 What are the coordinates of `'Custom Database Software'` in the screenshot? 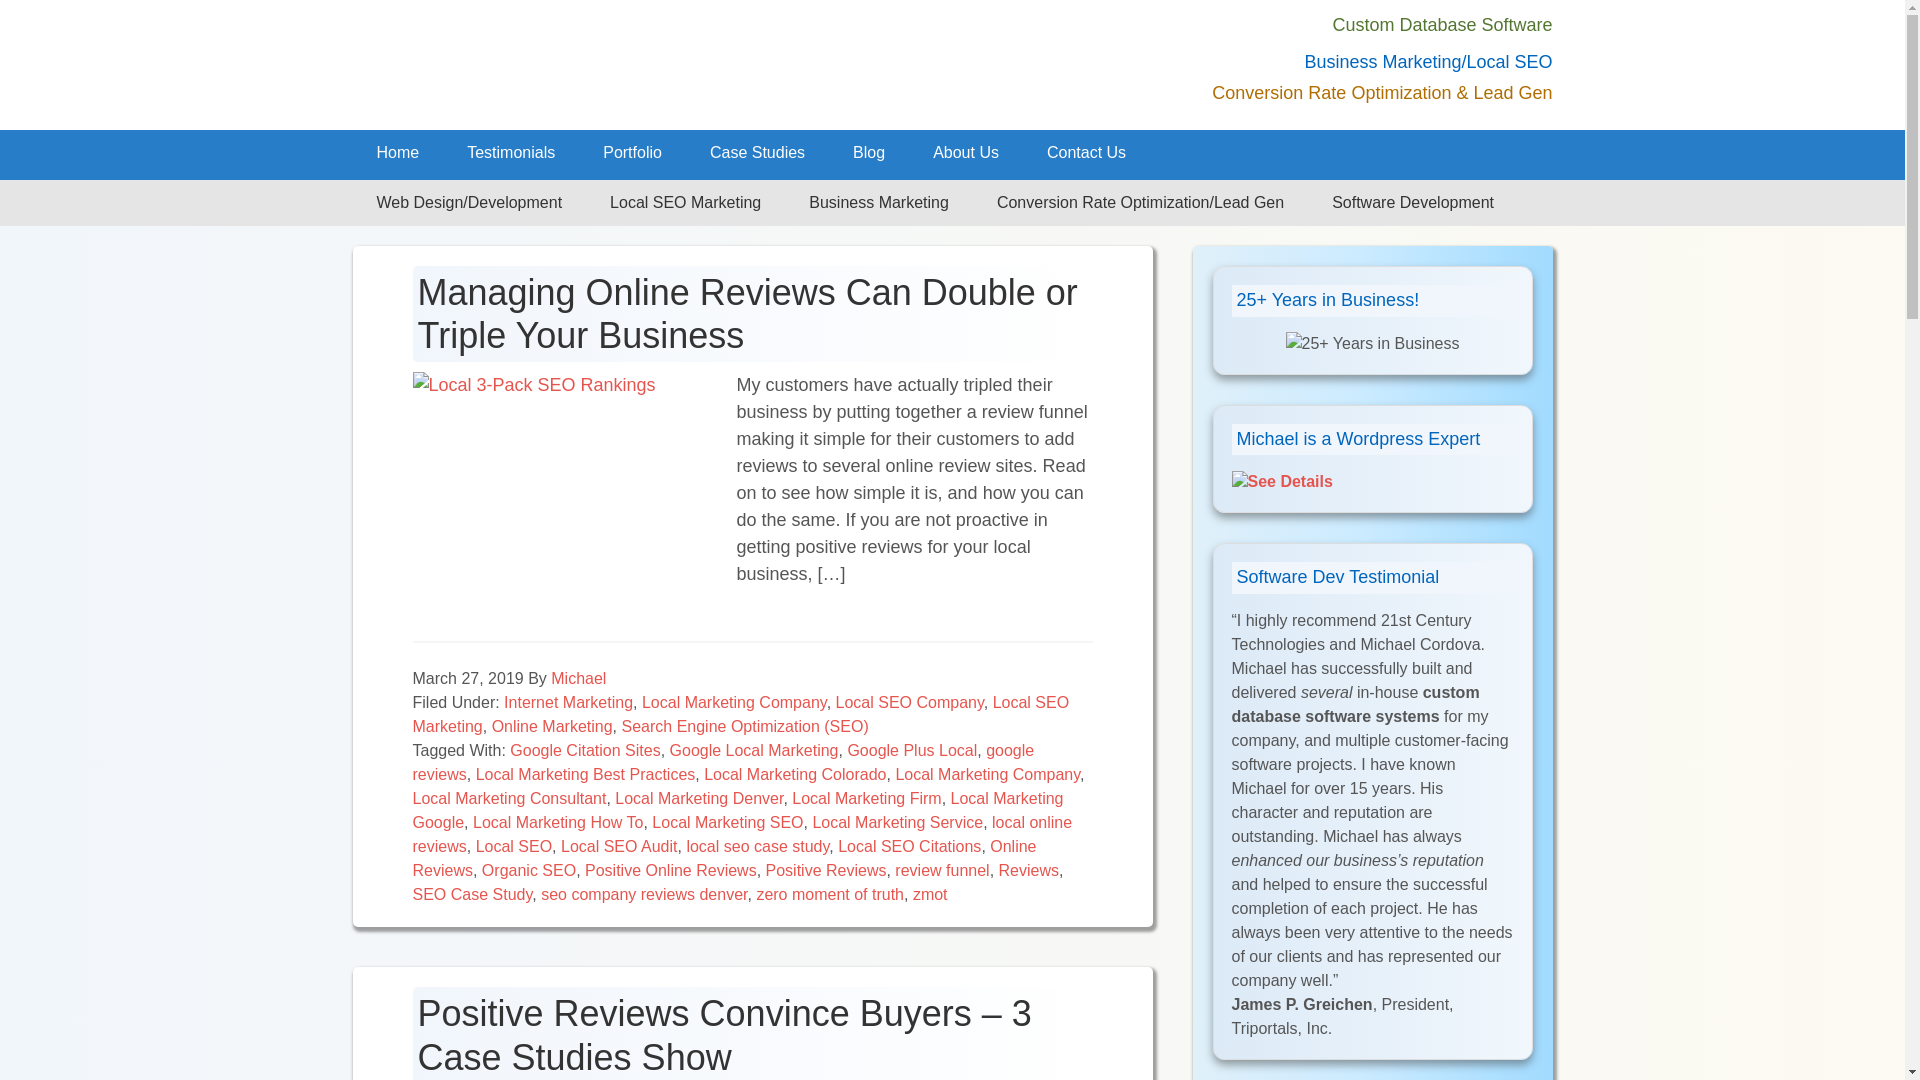 It's located at (1441, 24).